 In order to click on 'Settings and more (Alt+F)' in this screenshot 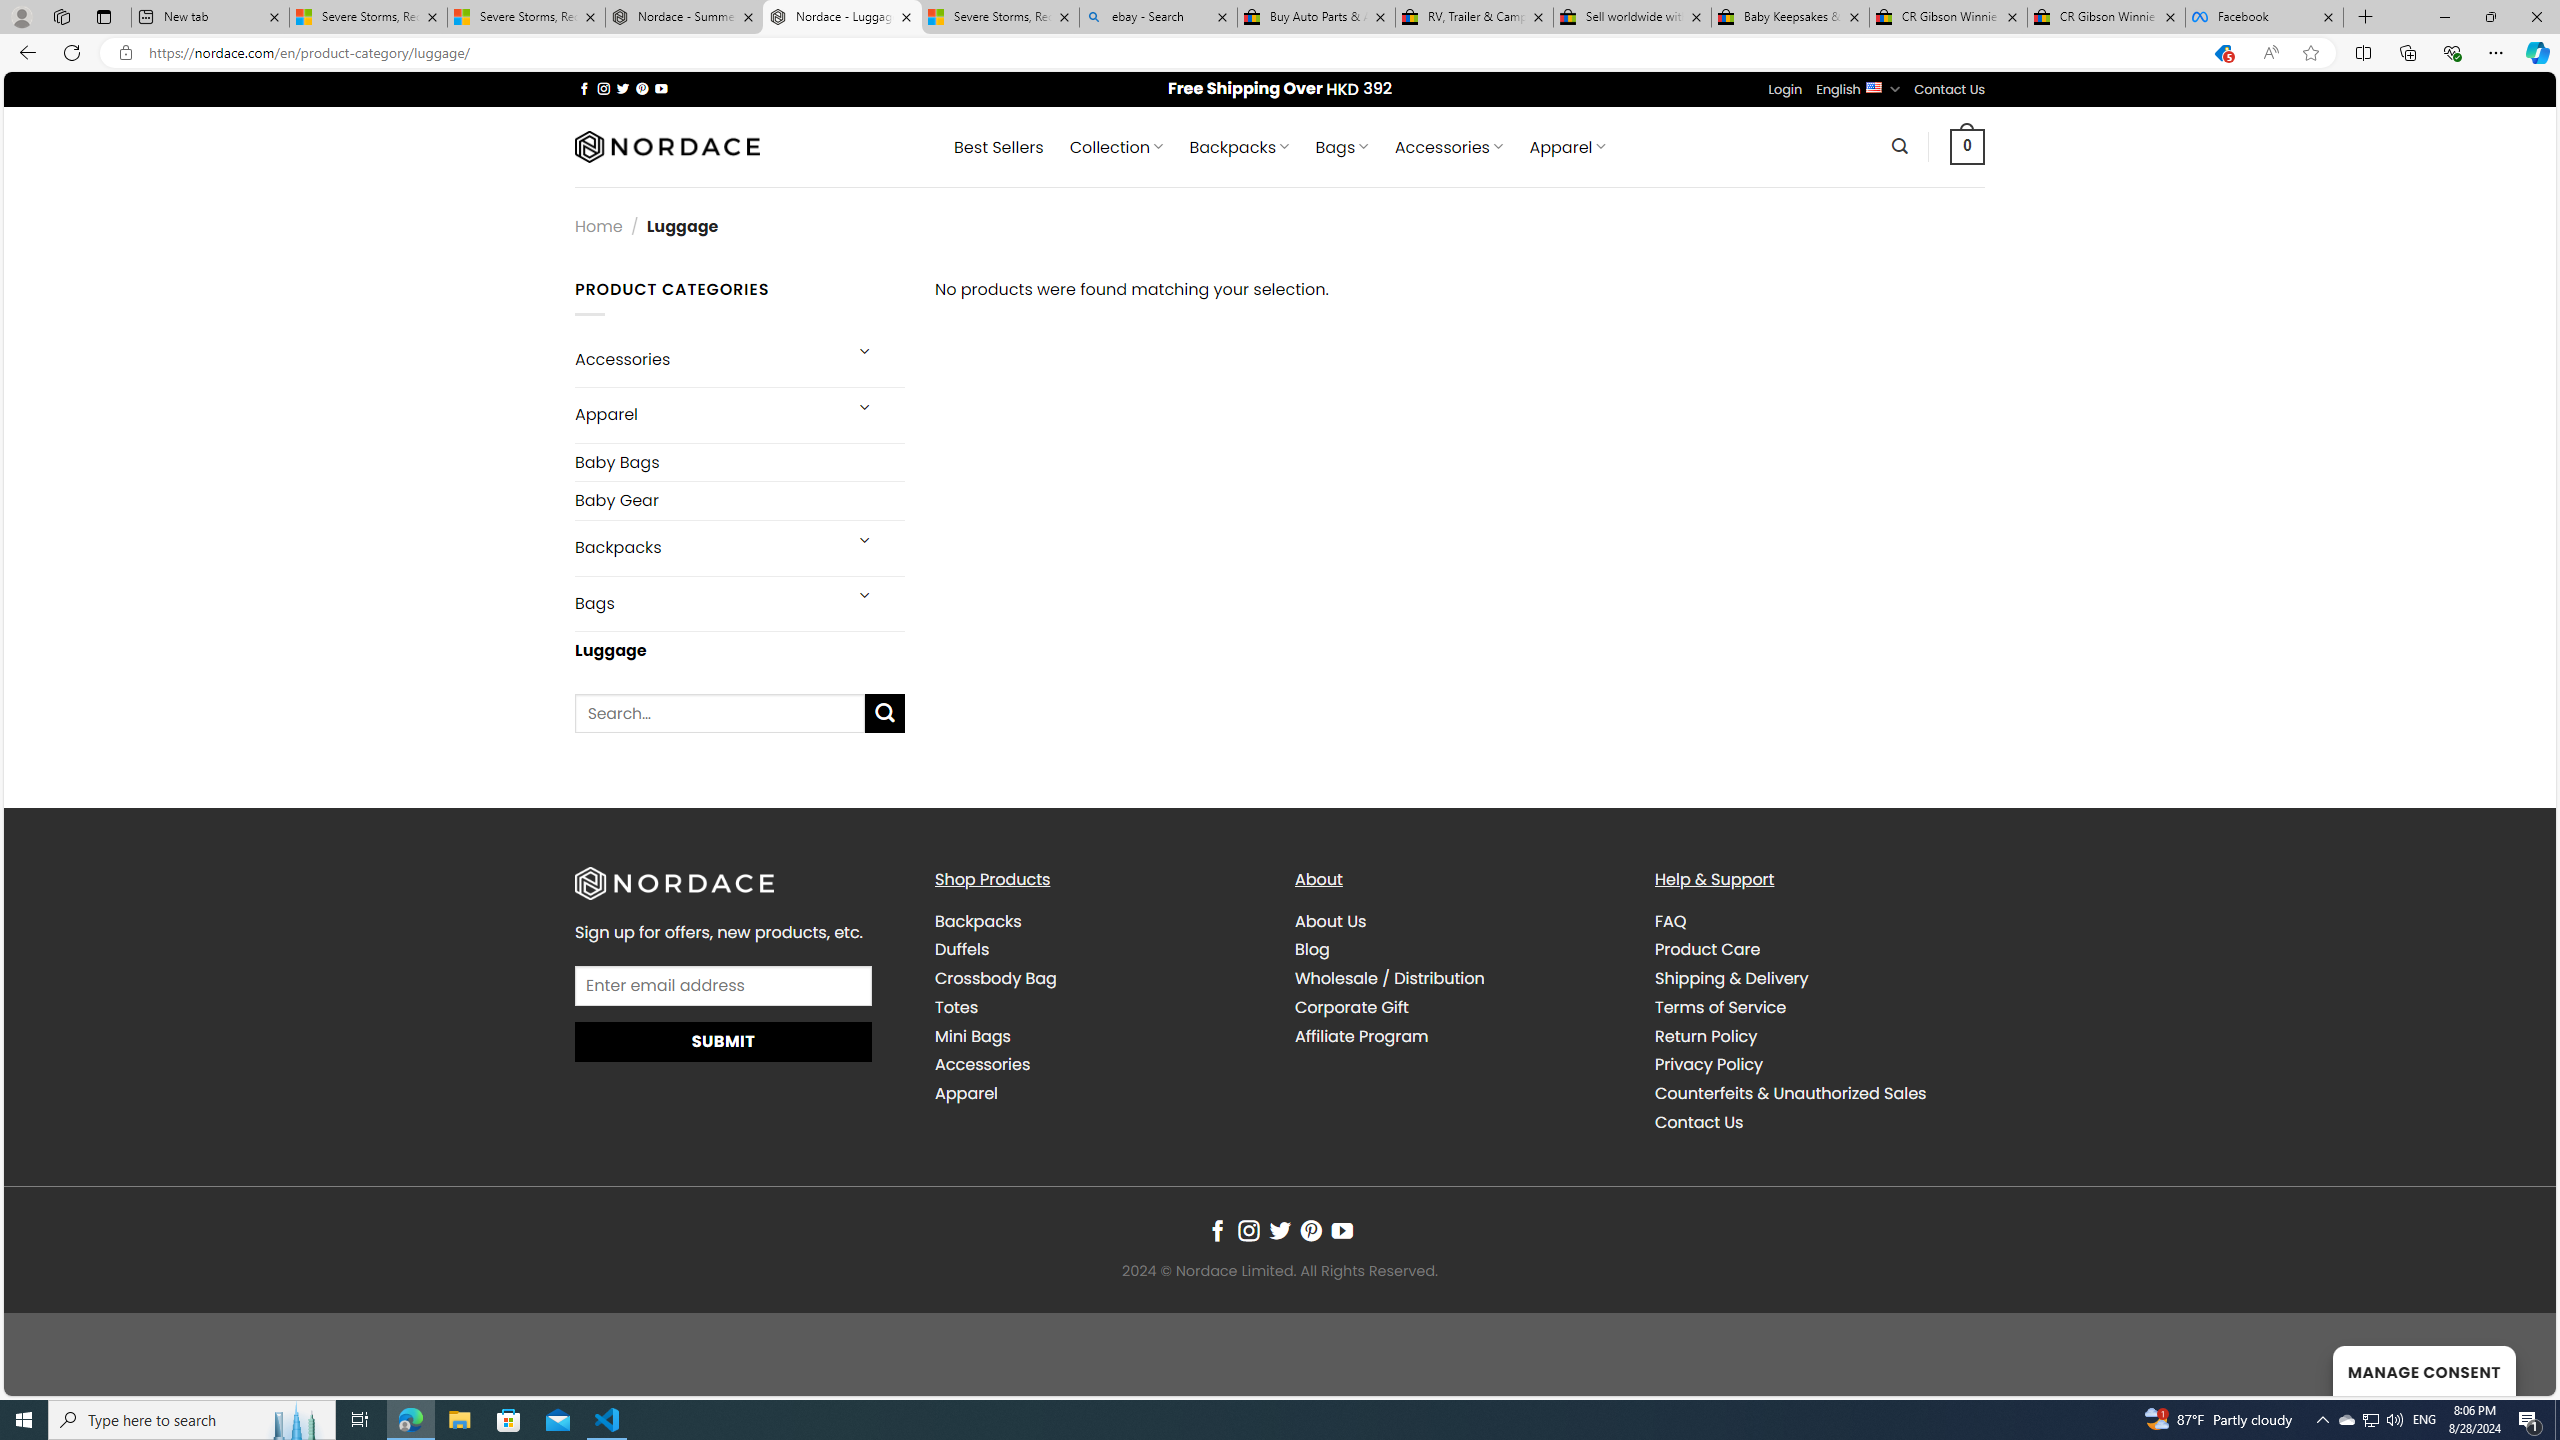, I will do `click(2495, 51)`.